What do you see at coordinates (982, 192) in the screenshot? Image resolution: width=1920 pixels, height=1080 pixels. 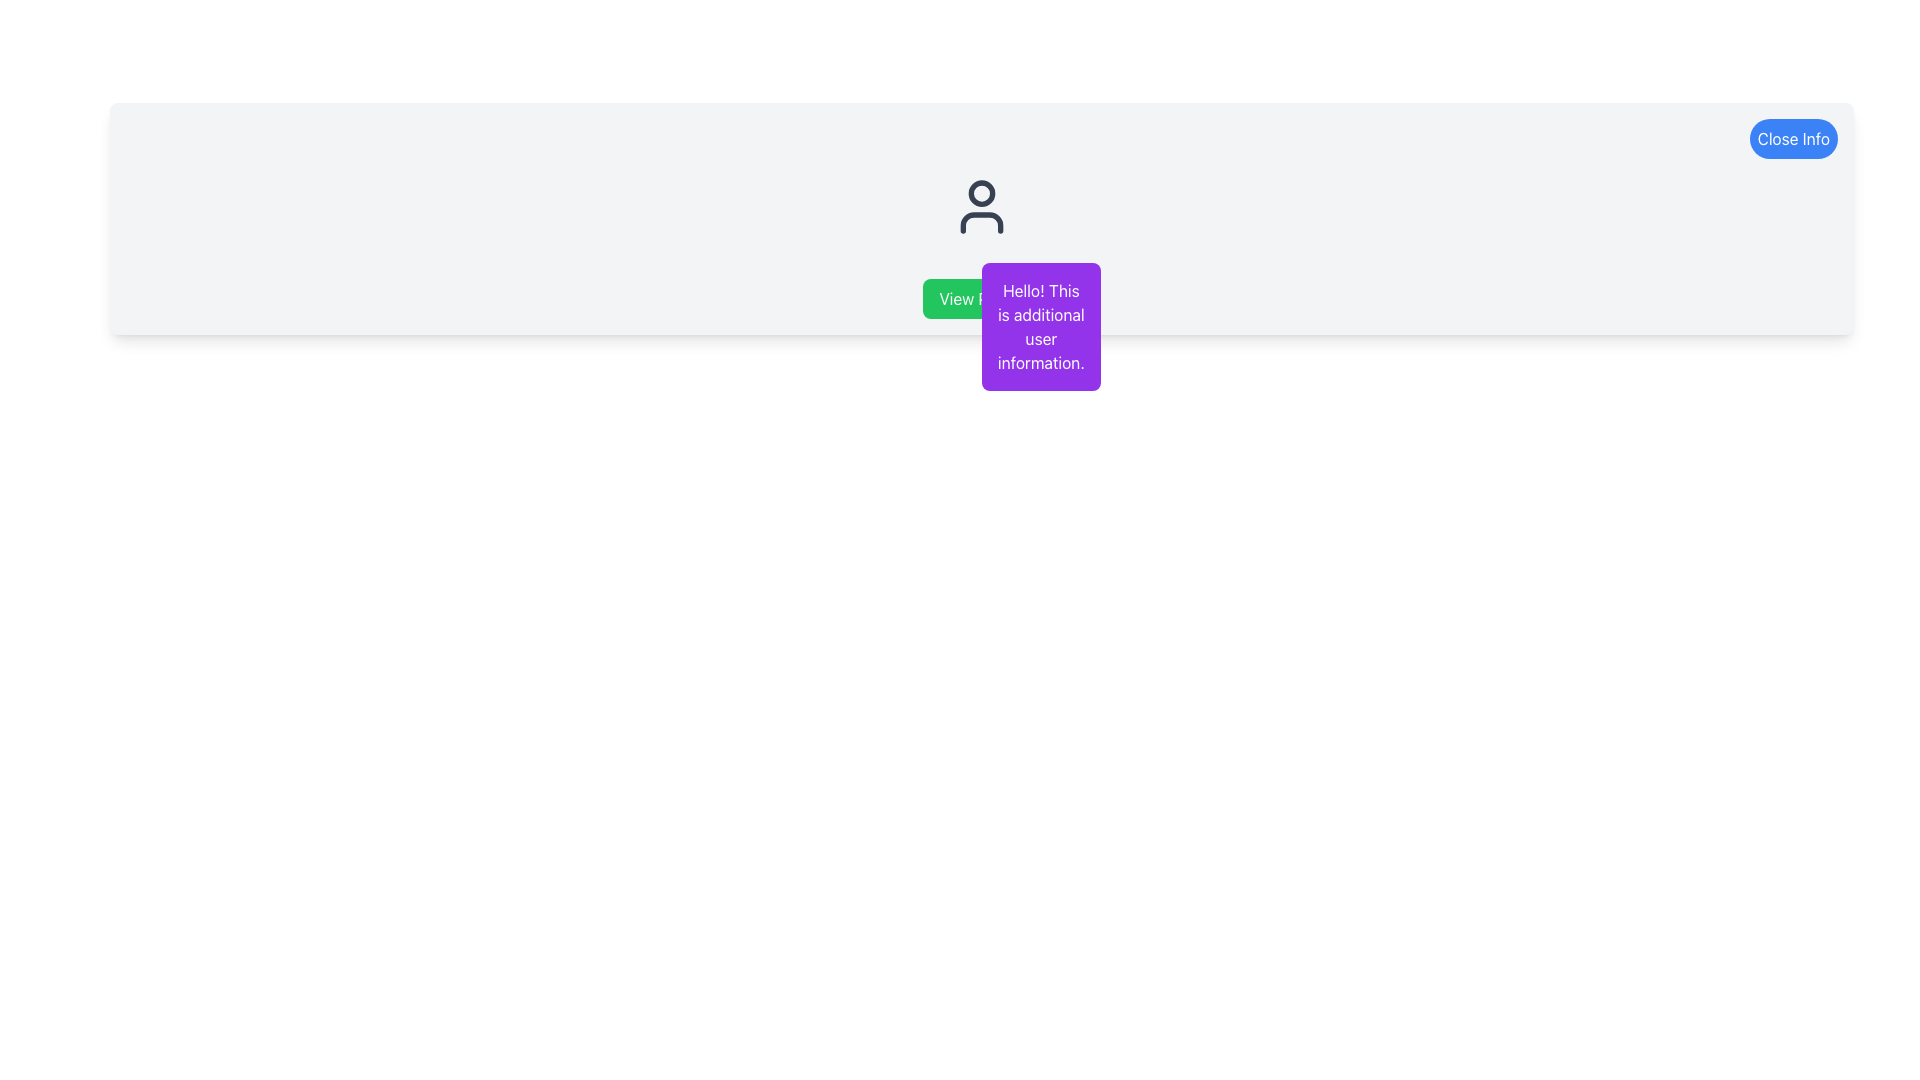 I see `the decorative graphical element (circle) that visually represents the user's head in the user icon, positioned above the arc shape depicting shoulders` at bounding box center [982, 192].